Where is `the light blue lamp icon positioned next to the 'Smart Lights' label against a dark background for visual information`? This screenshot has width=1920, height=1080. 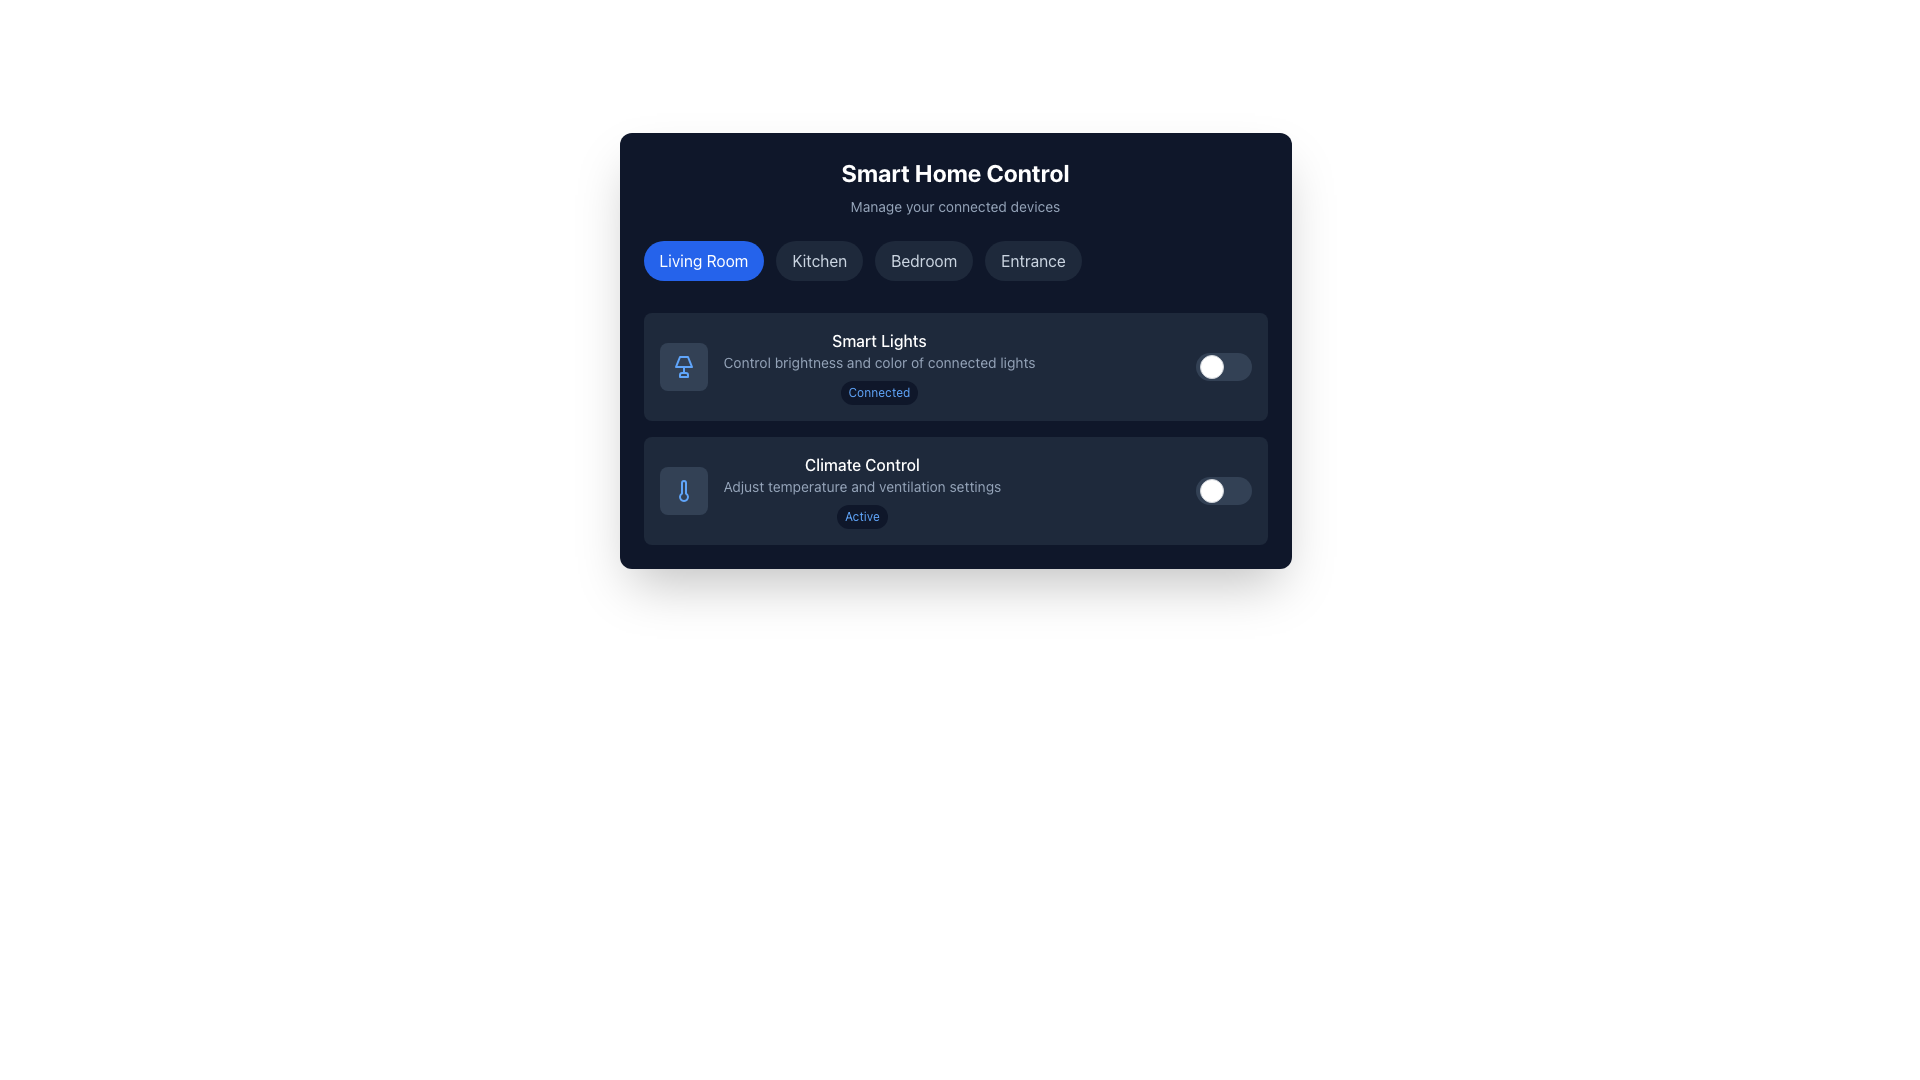 the light blue lamp icon positioned next to the 'Smart Lights' label against a dark background for visual information is located at coordinates (683, 366).